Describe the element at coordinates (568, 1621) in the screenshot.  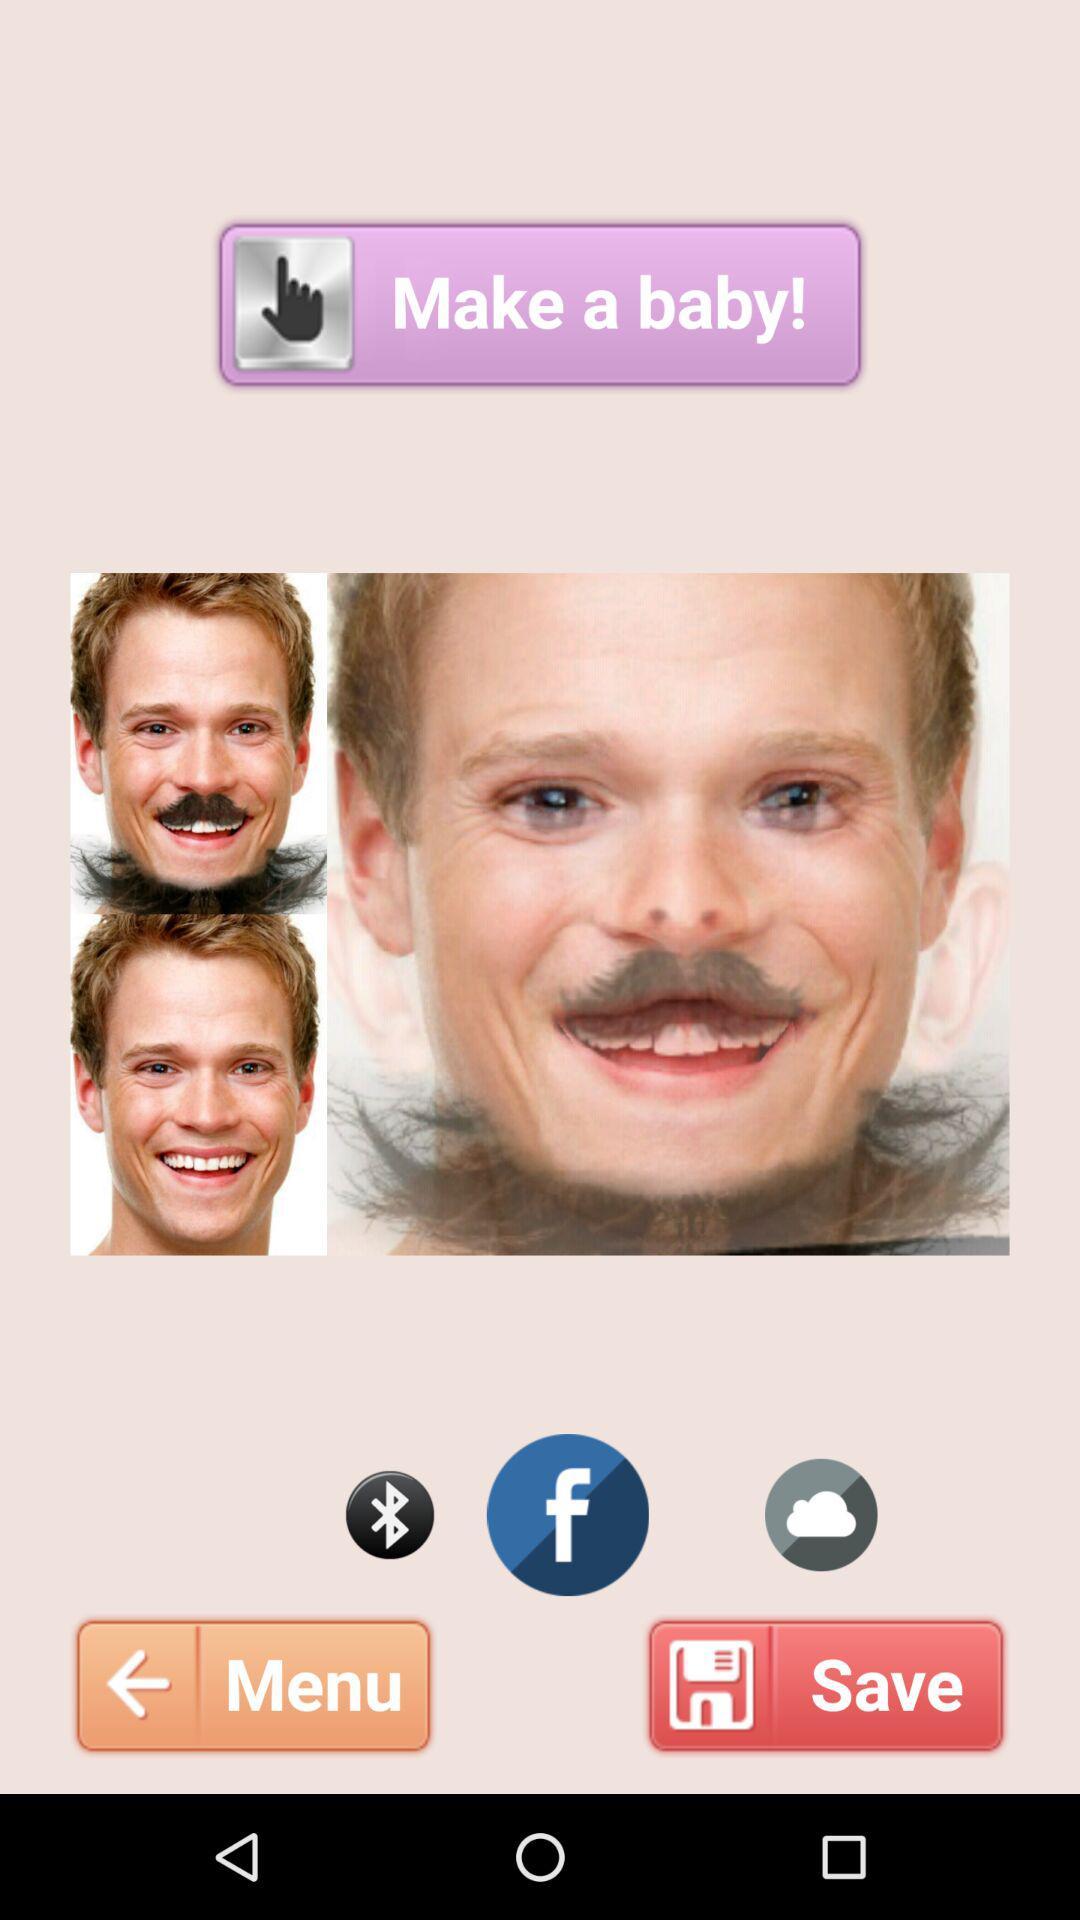
I see `the facebook icon` at that location.